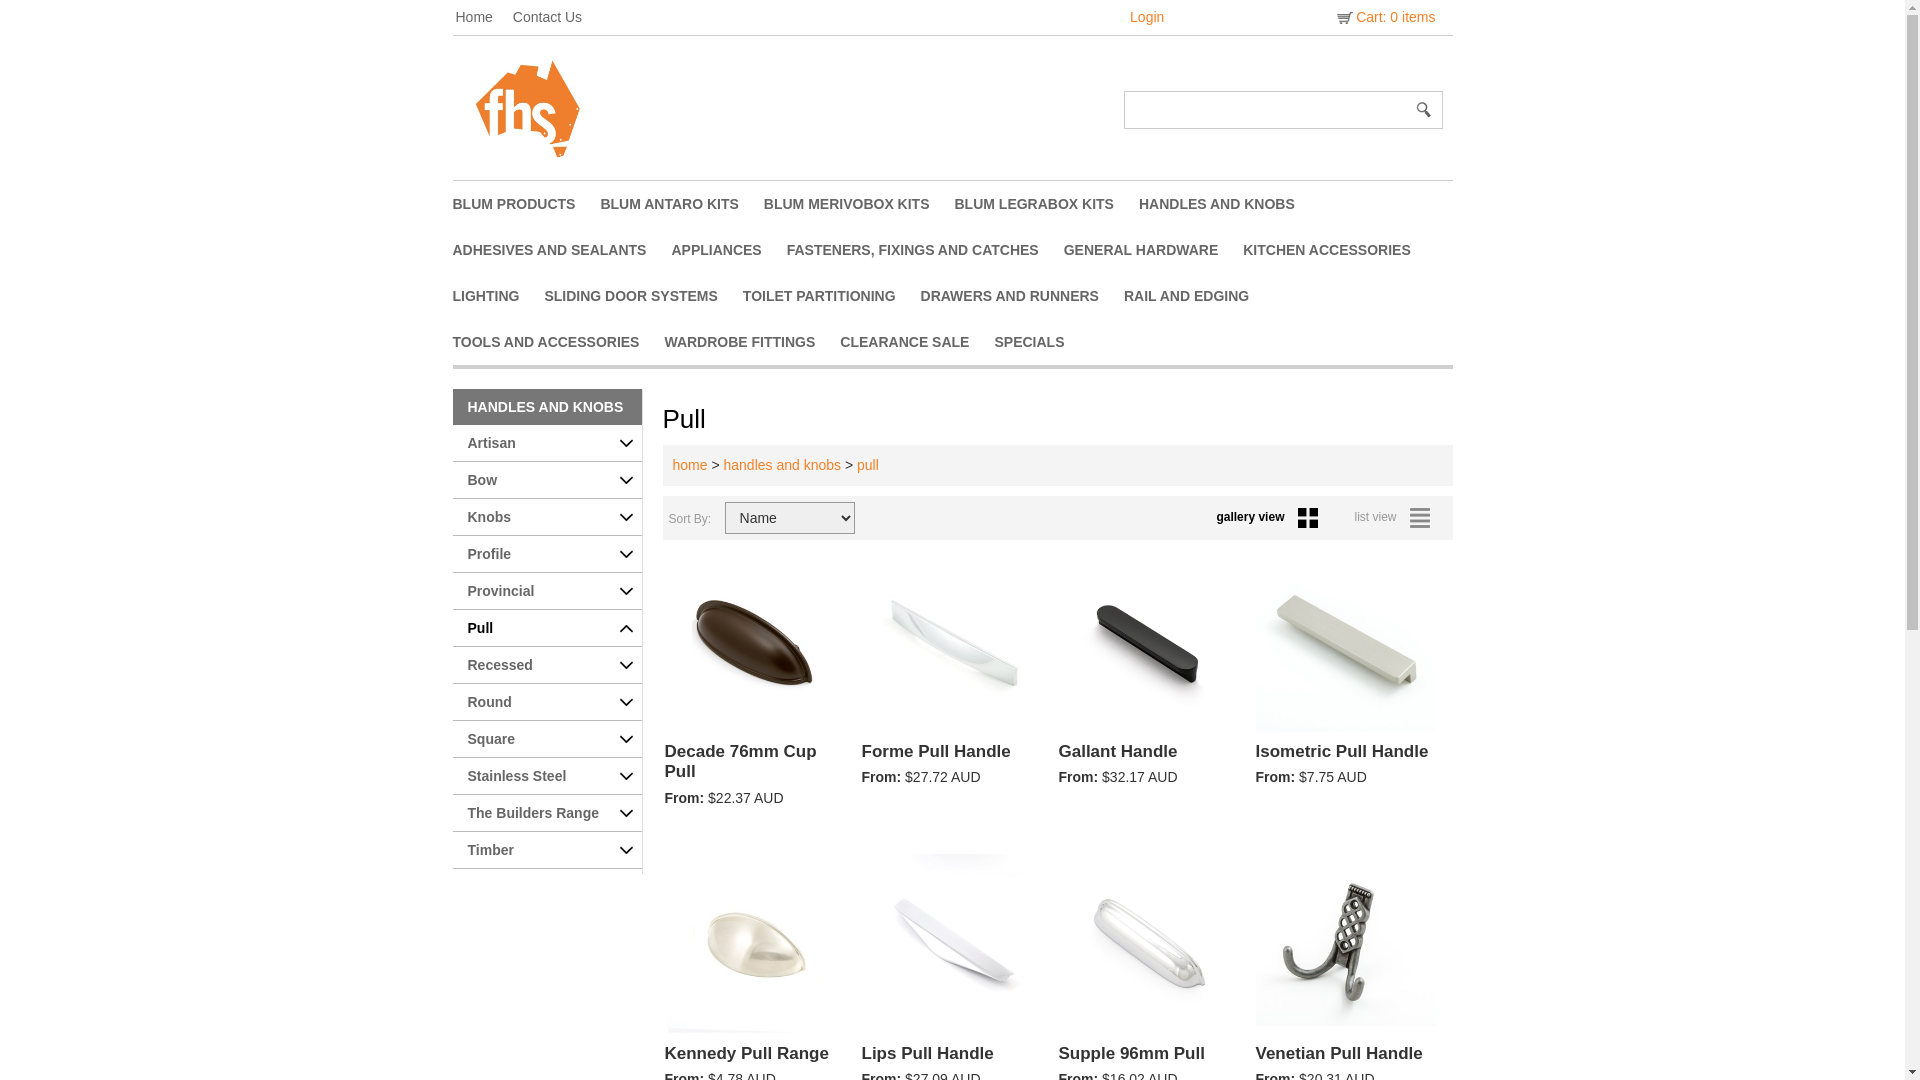 The image size is (1920, 1080). I want to click on 'BLUM MERIVOBOX KITS', so click(762, 204).